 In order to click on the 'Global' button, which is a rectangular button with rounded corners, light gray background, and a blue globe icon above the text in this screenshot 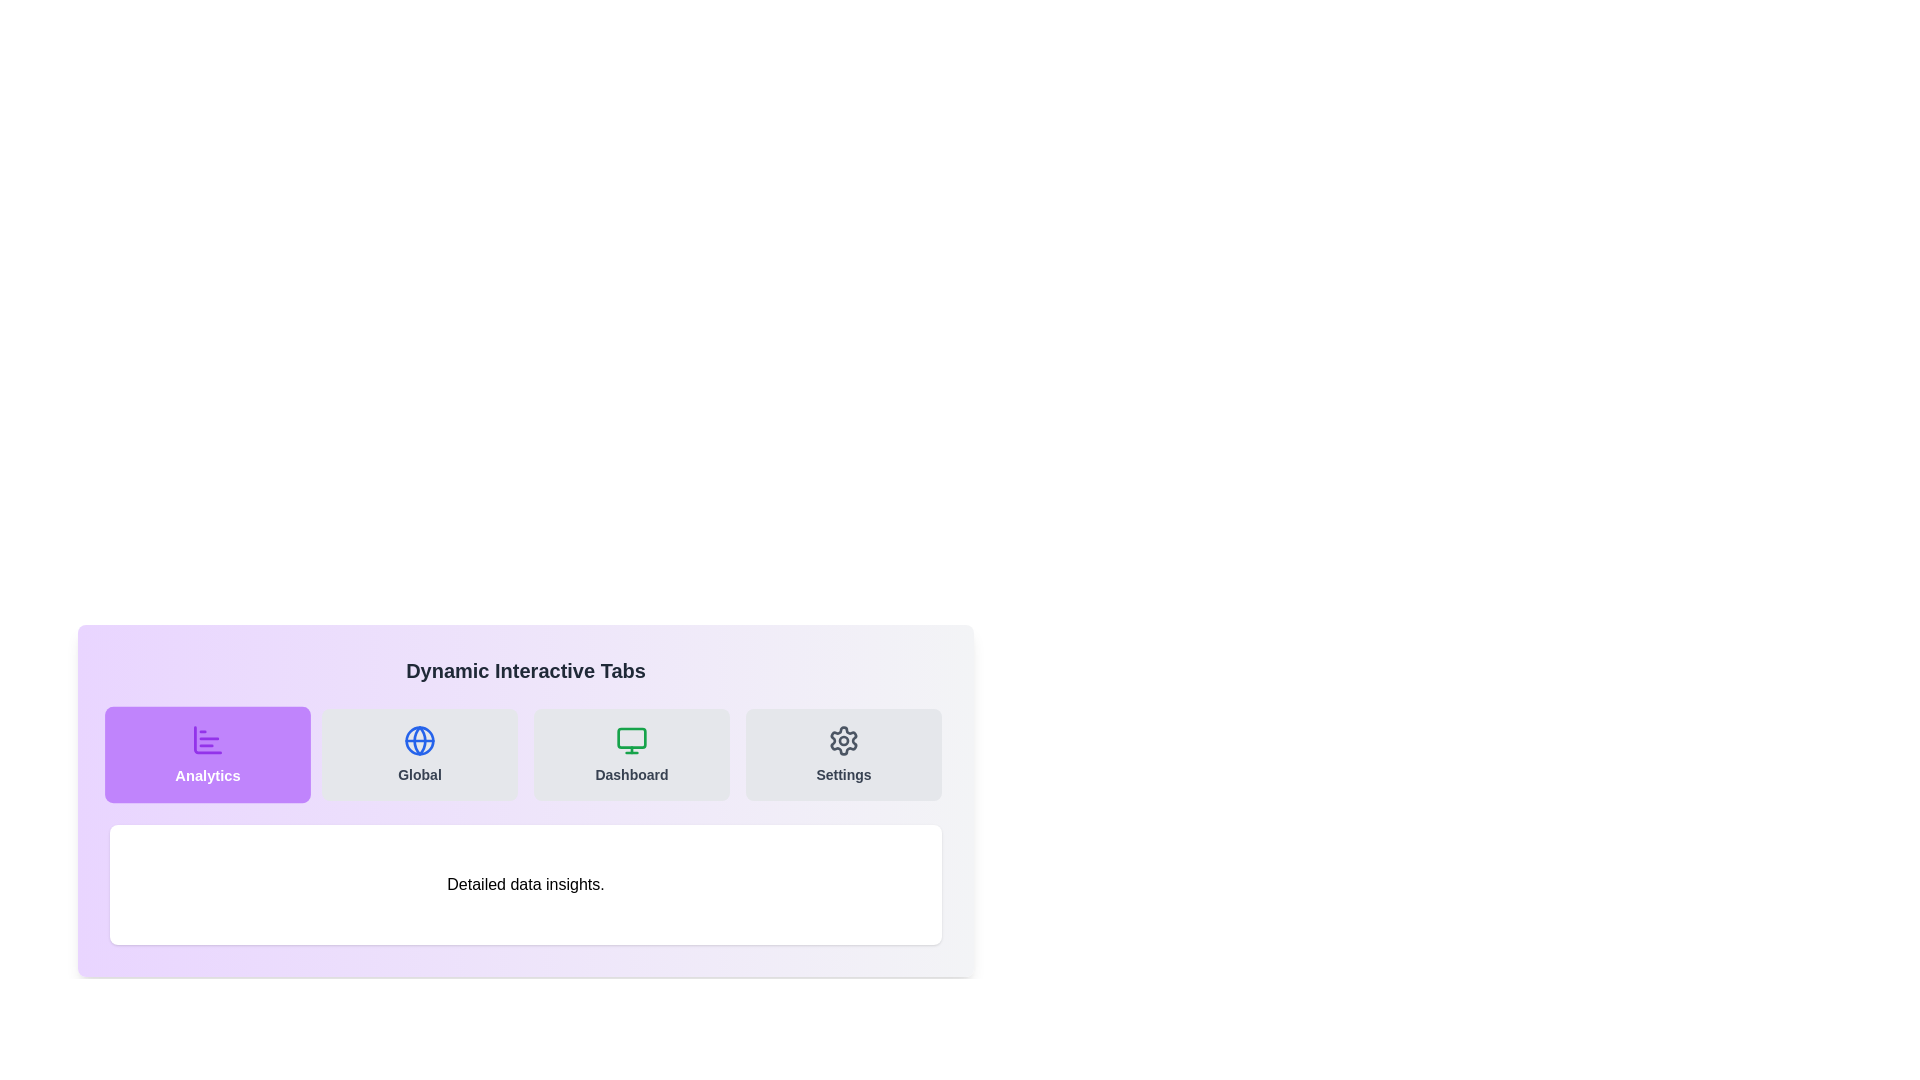, I will do `click(419, 755)`.